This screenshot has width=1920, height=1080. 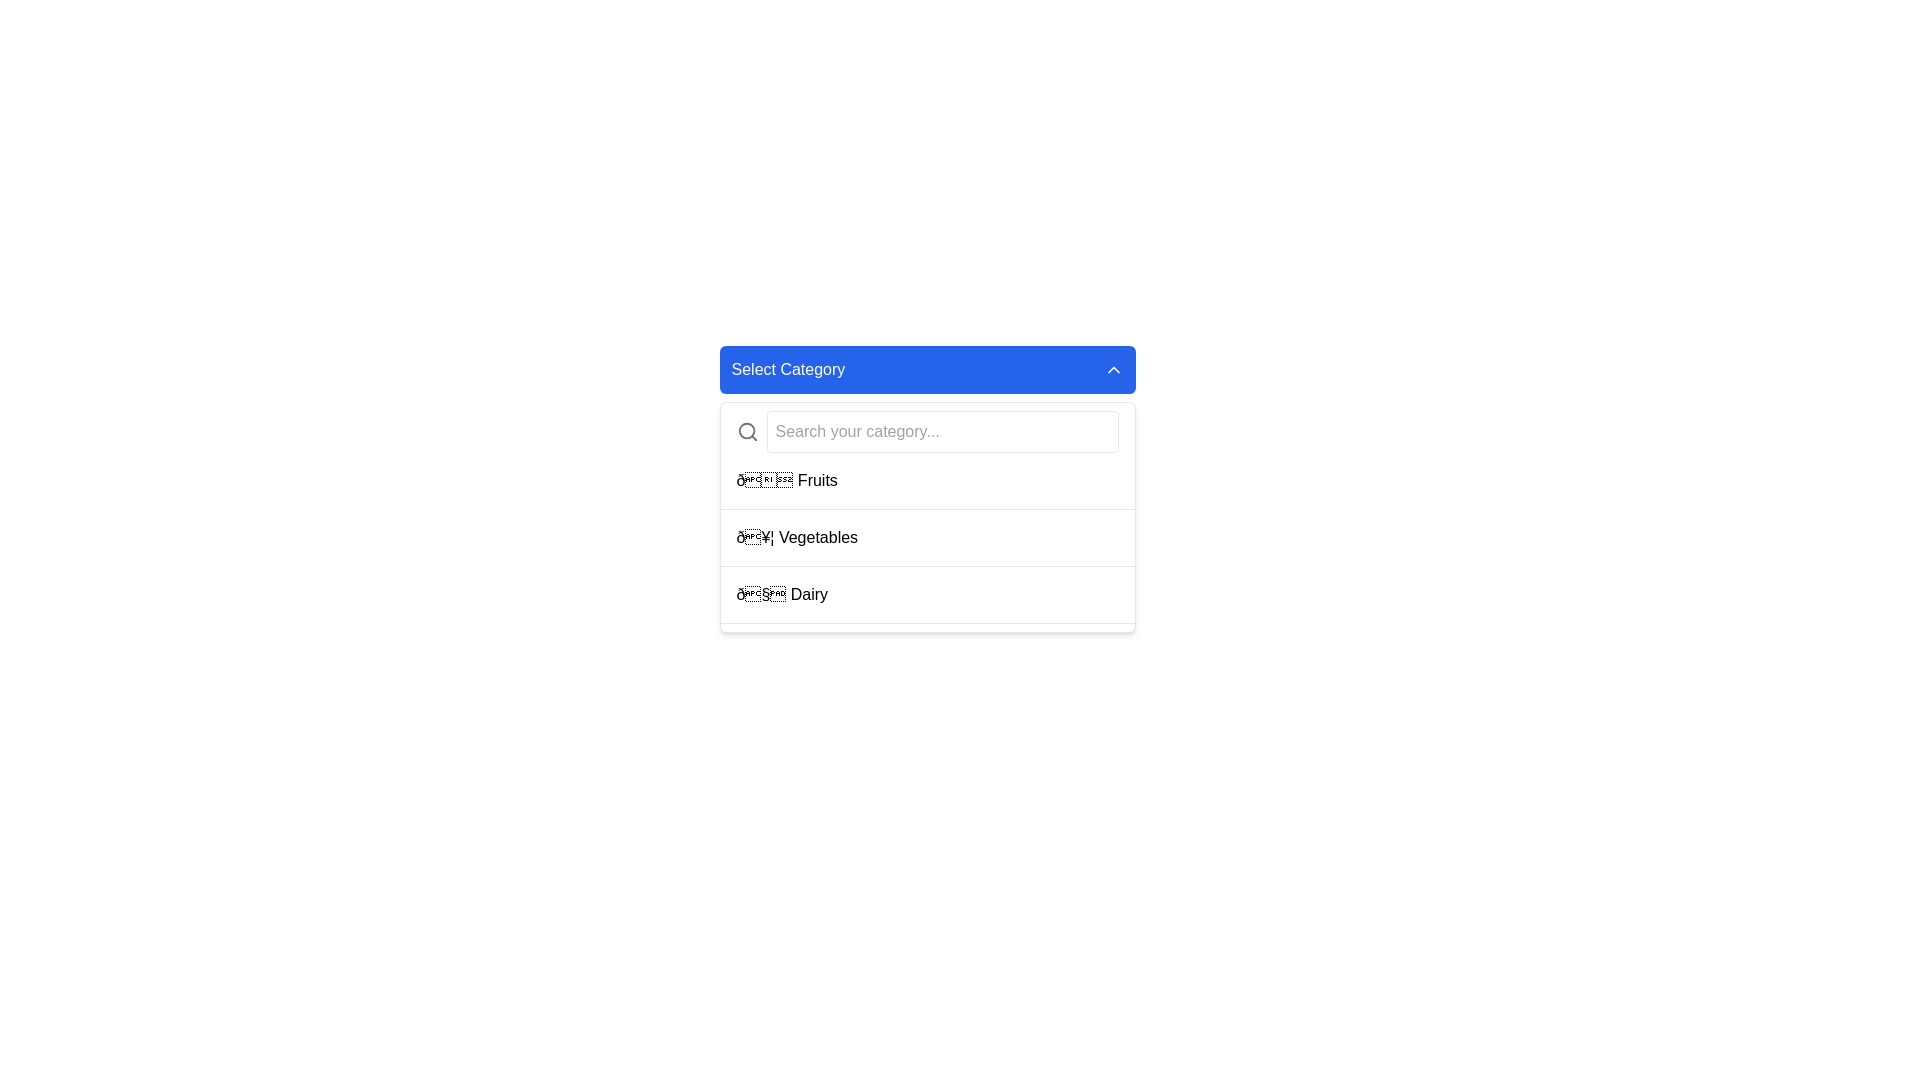 I want to click on the selectable list item labeled 'Fruits', so click(x=786, y=481).